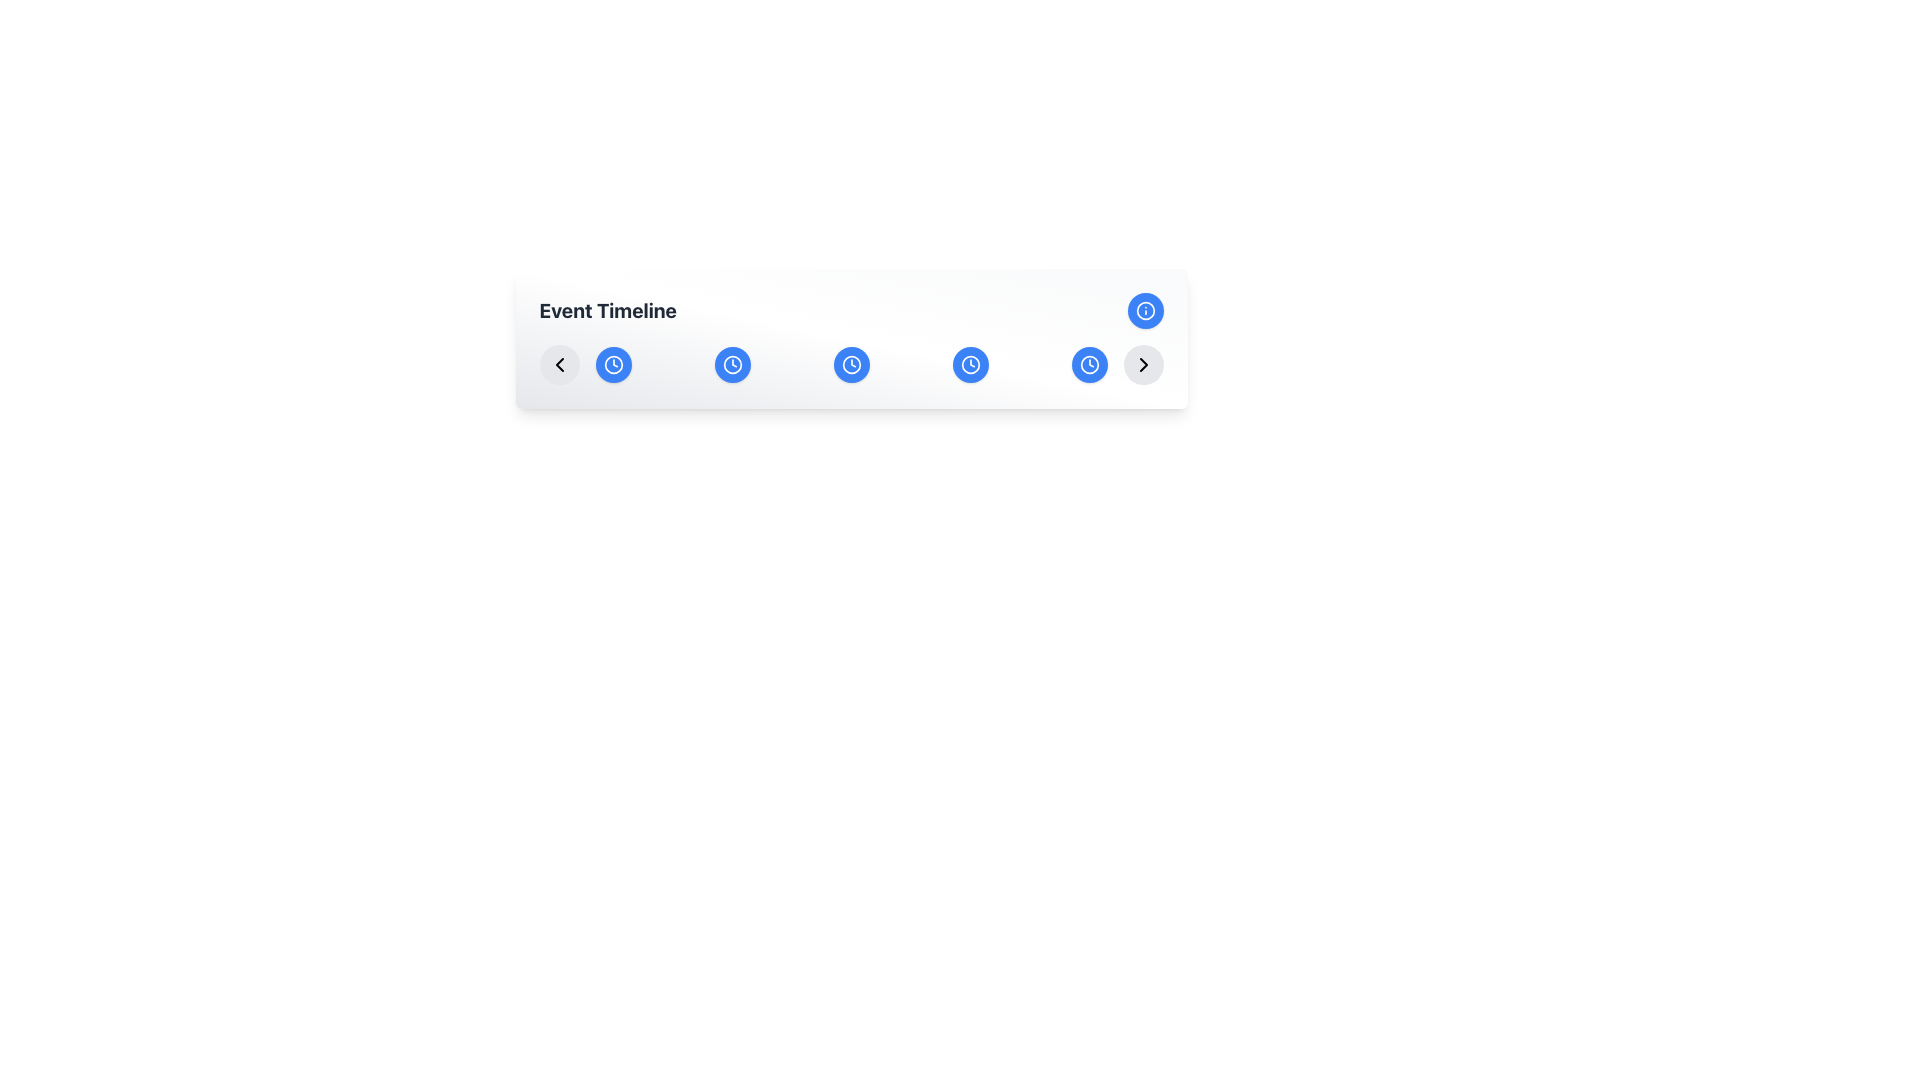 This screenshot has height=1080, width=1920. Describe the element at coordinates (731, 365) in the screenshot. I see `the second button in the 'Event Timeline' section that allows users to view 'Event details for Feb' using keyboard navigation` at that location.